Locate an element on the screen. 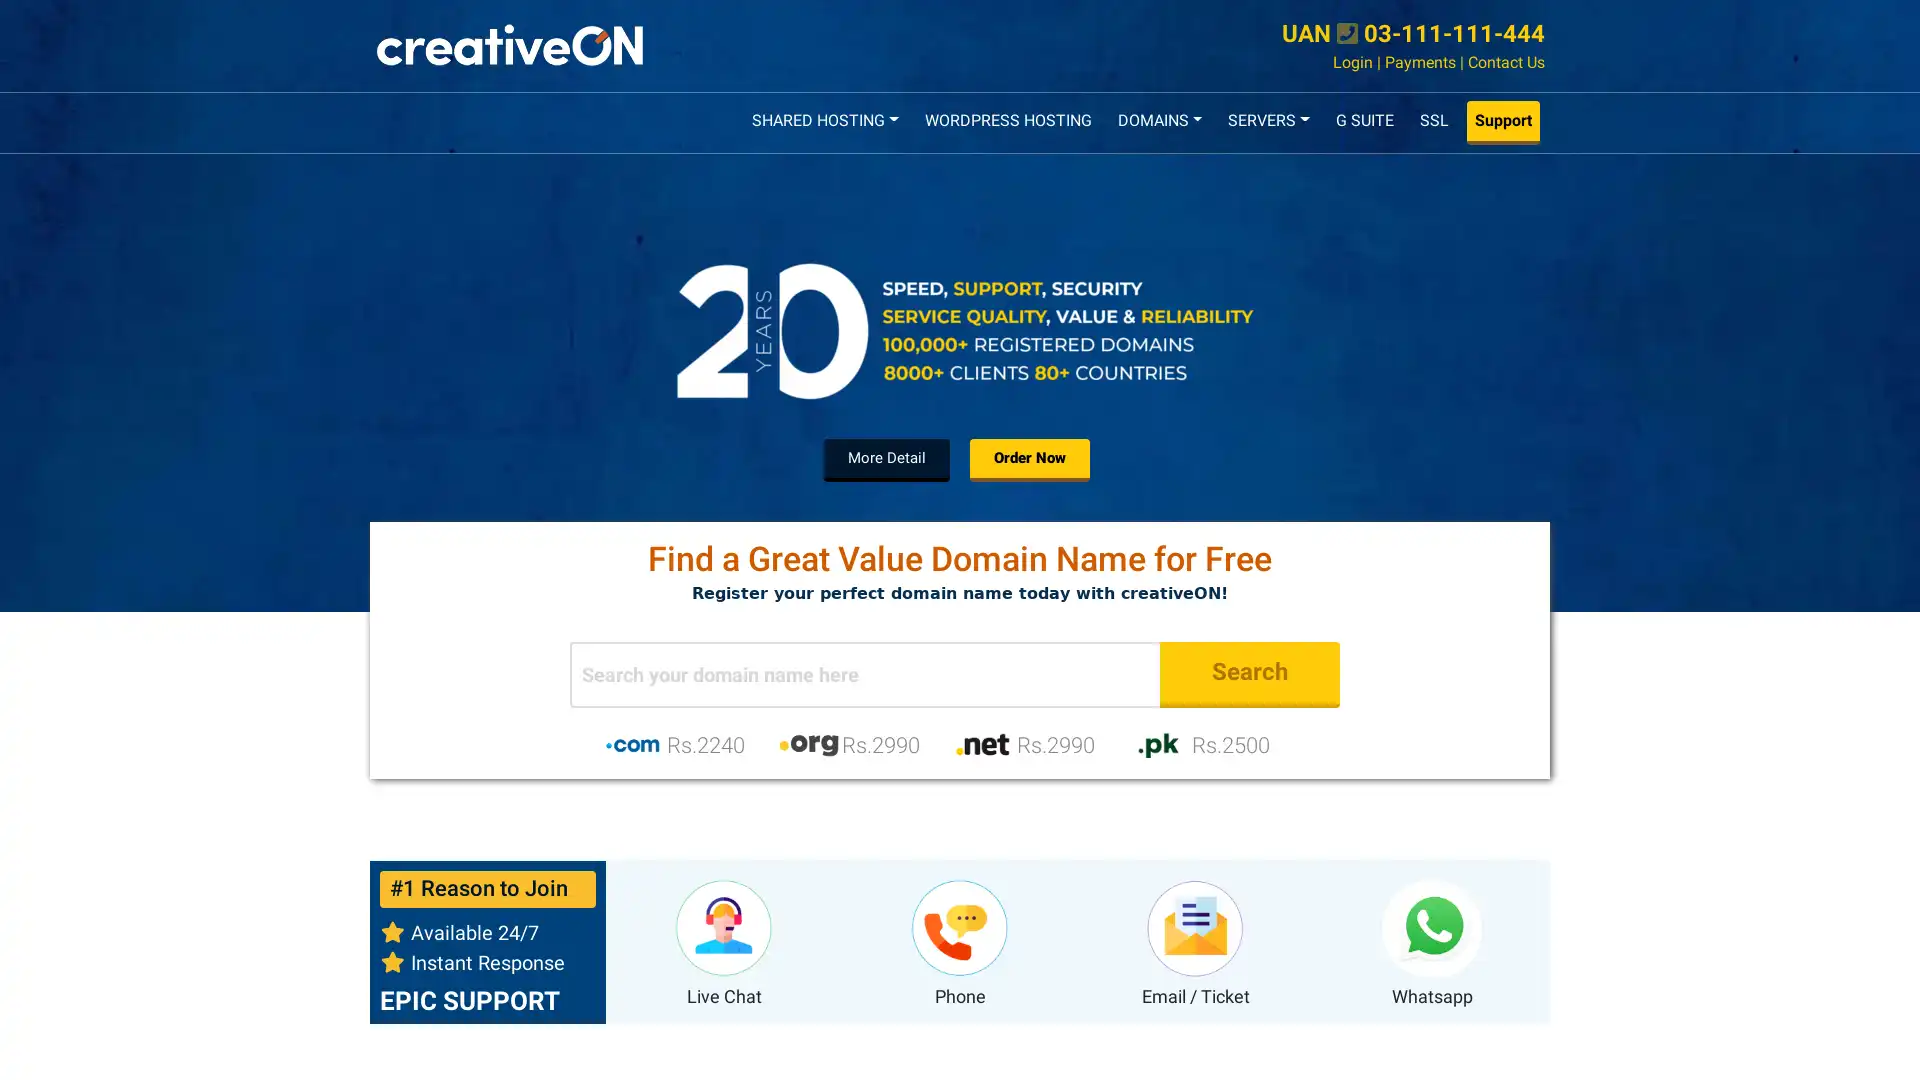 The width and height of the screenshot is (1920, 1080). Order Now is located at coordinates (1030, 459).